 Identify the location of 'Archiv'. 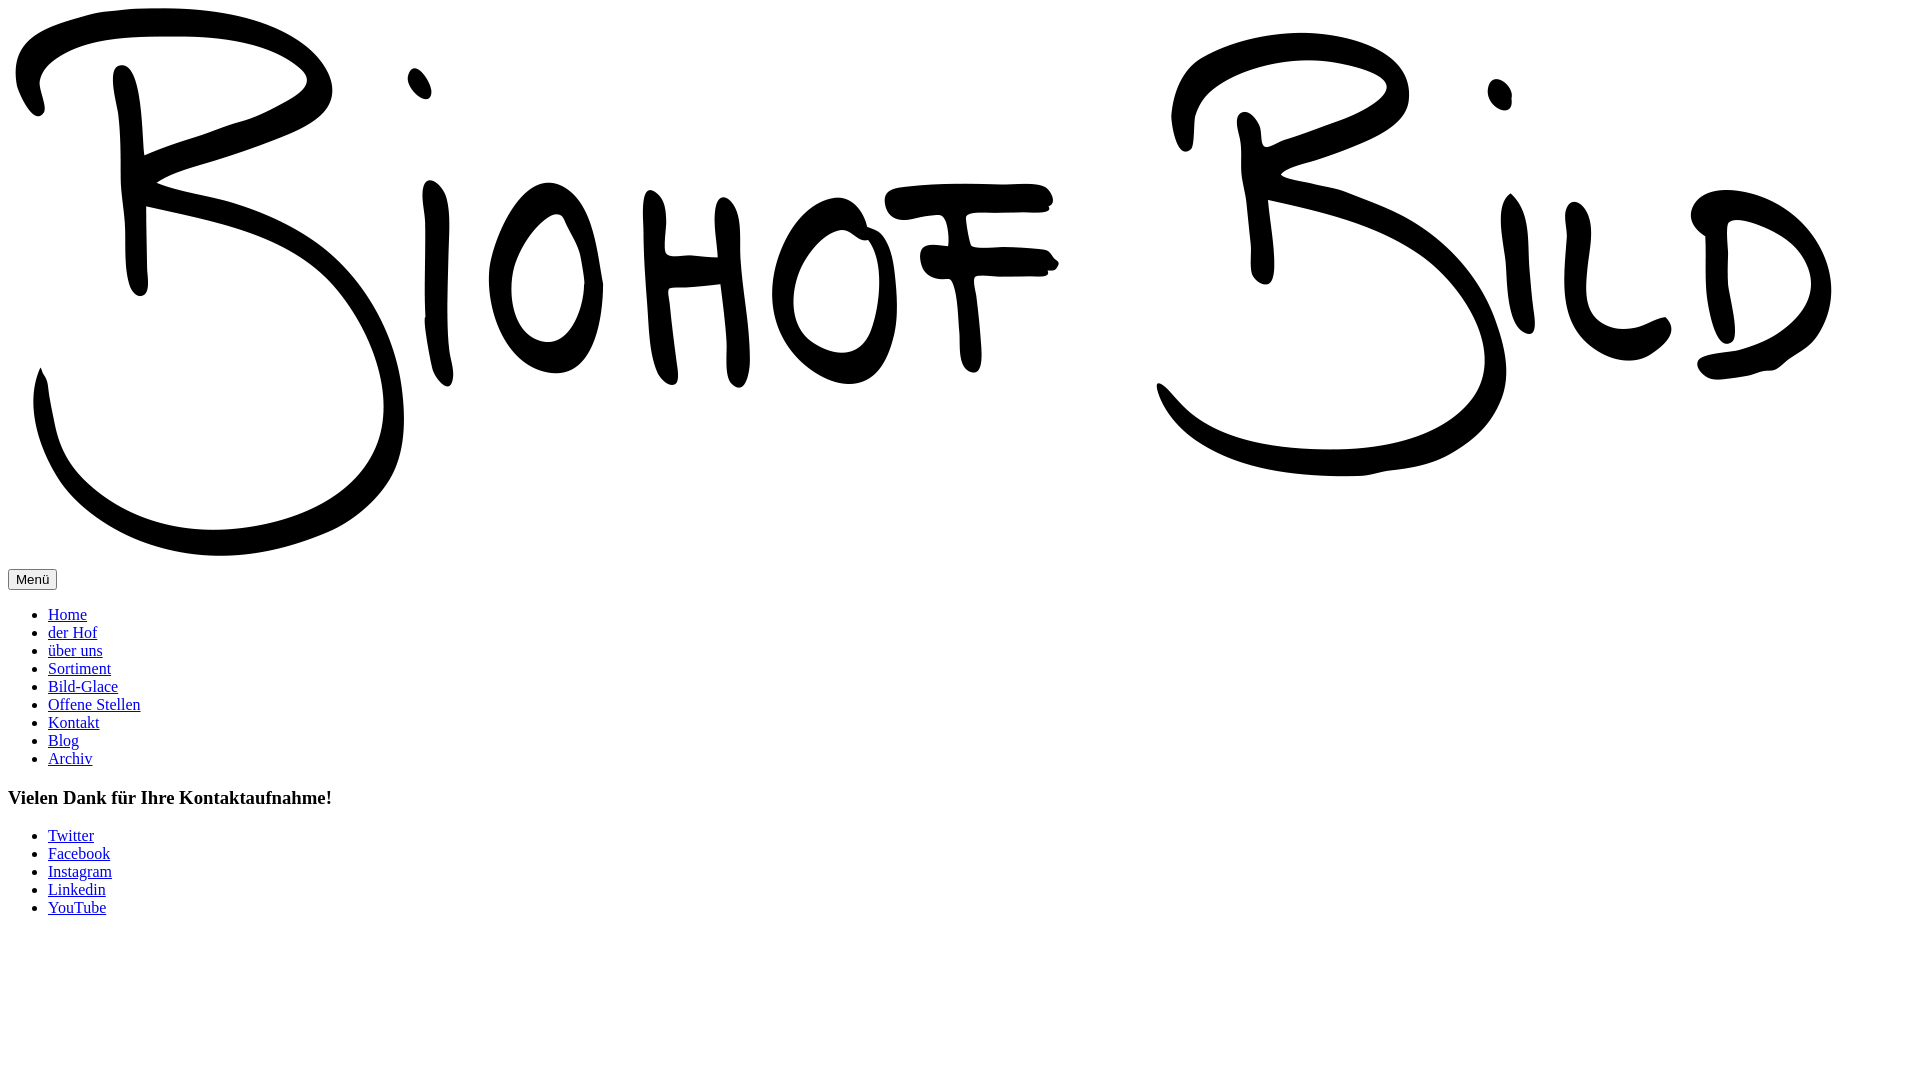
(70, 758).